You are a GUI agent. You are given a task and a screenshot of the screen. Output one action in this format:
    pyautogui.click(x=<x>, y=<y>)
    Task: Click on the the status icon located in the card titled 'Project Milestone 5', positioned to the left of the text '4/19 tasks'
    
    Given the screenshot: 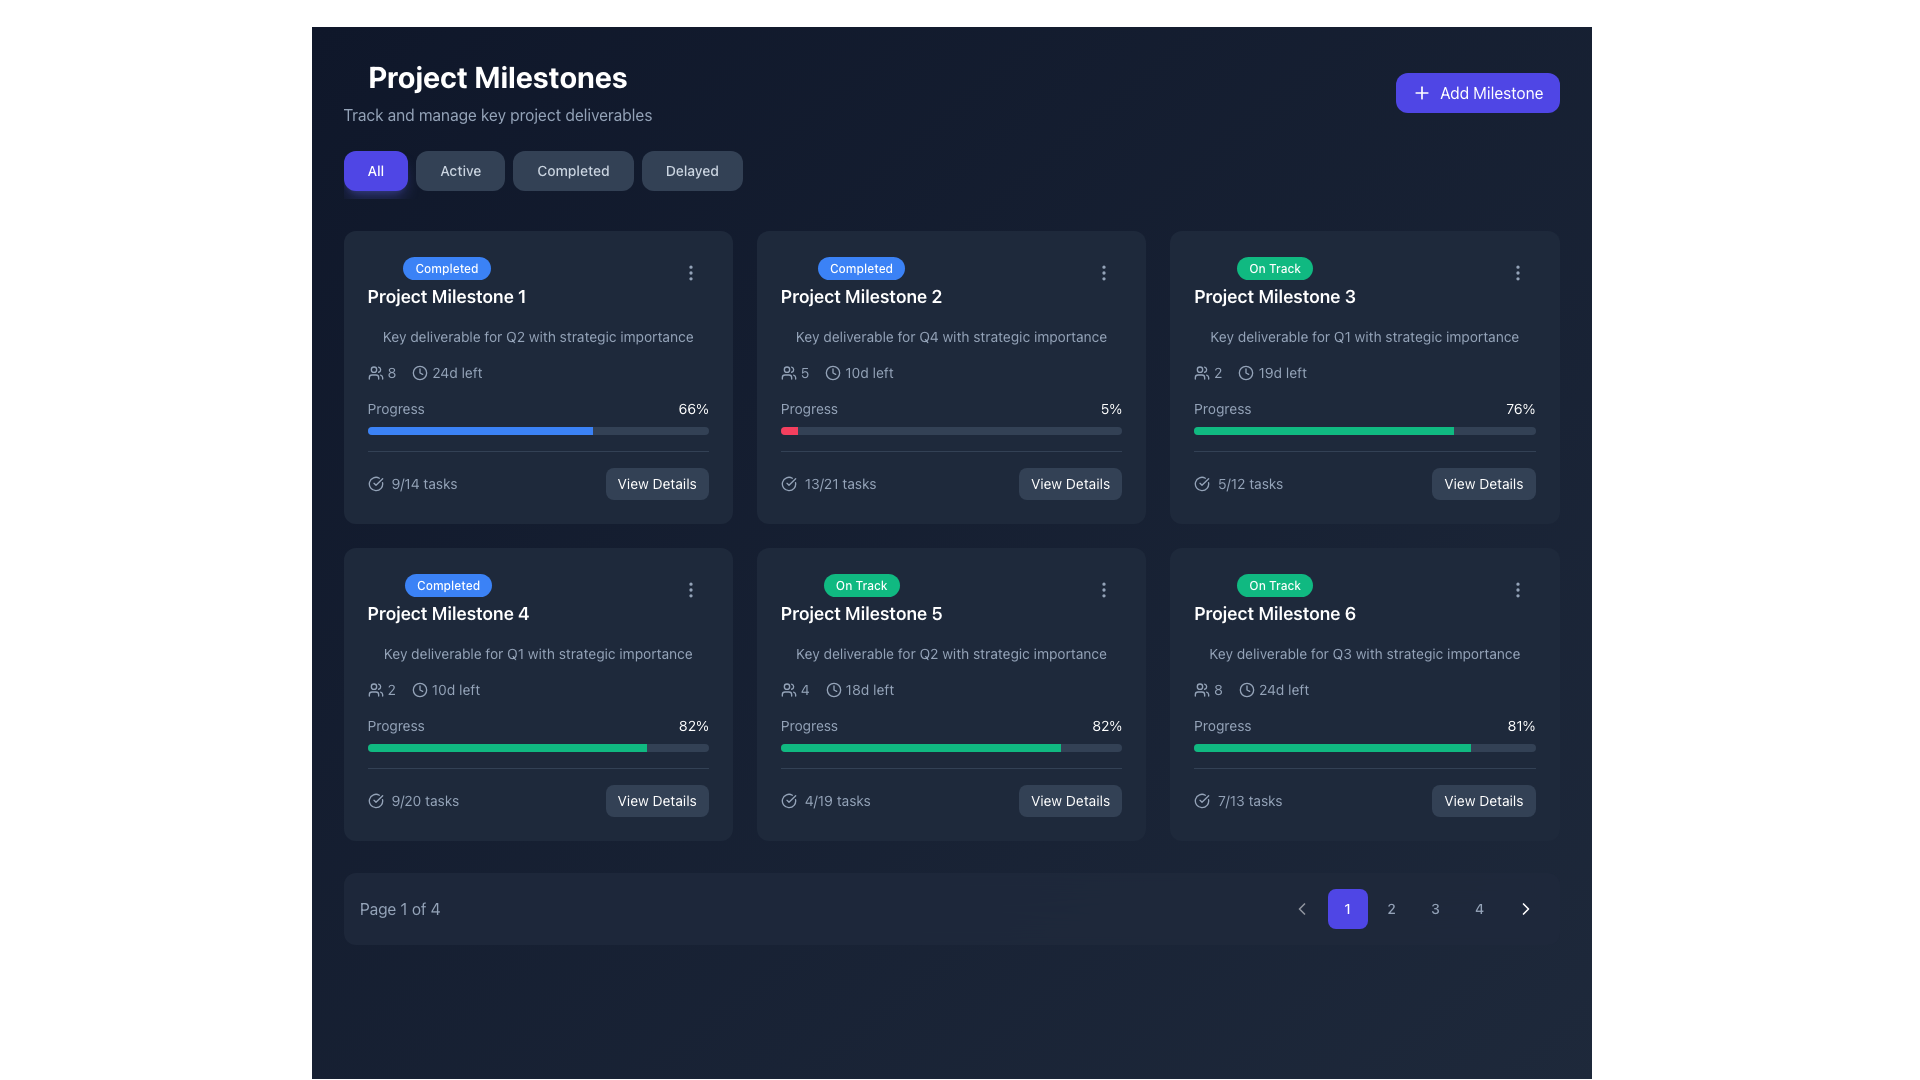 What is the action you would take?
    pyautogui.click(x=787, y=800)
    